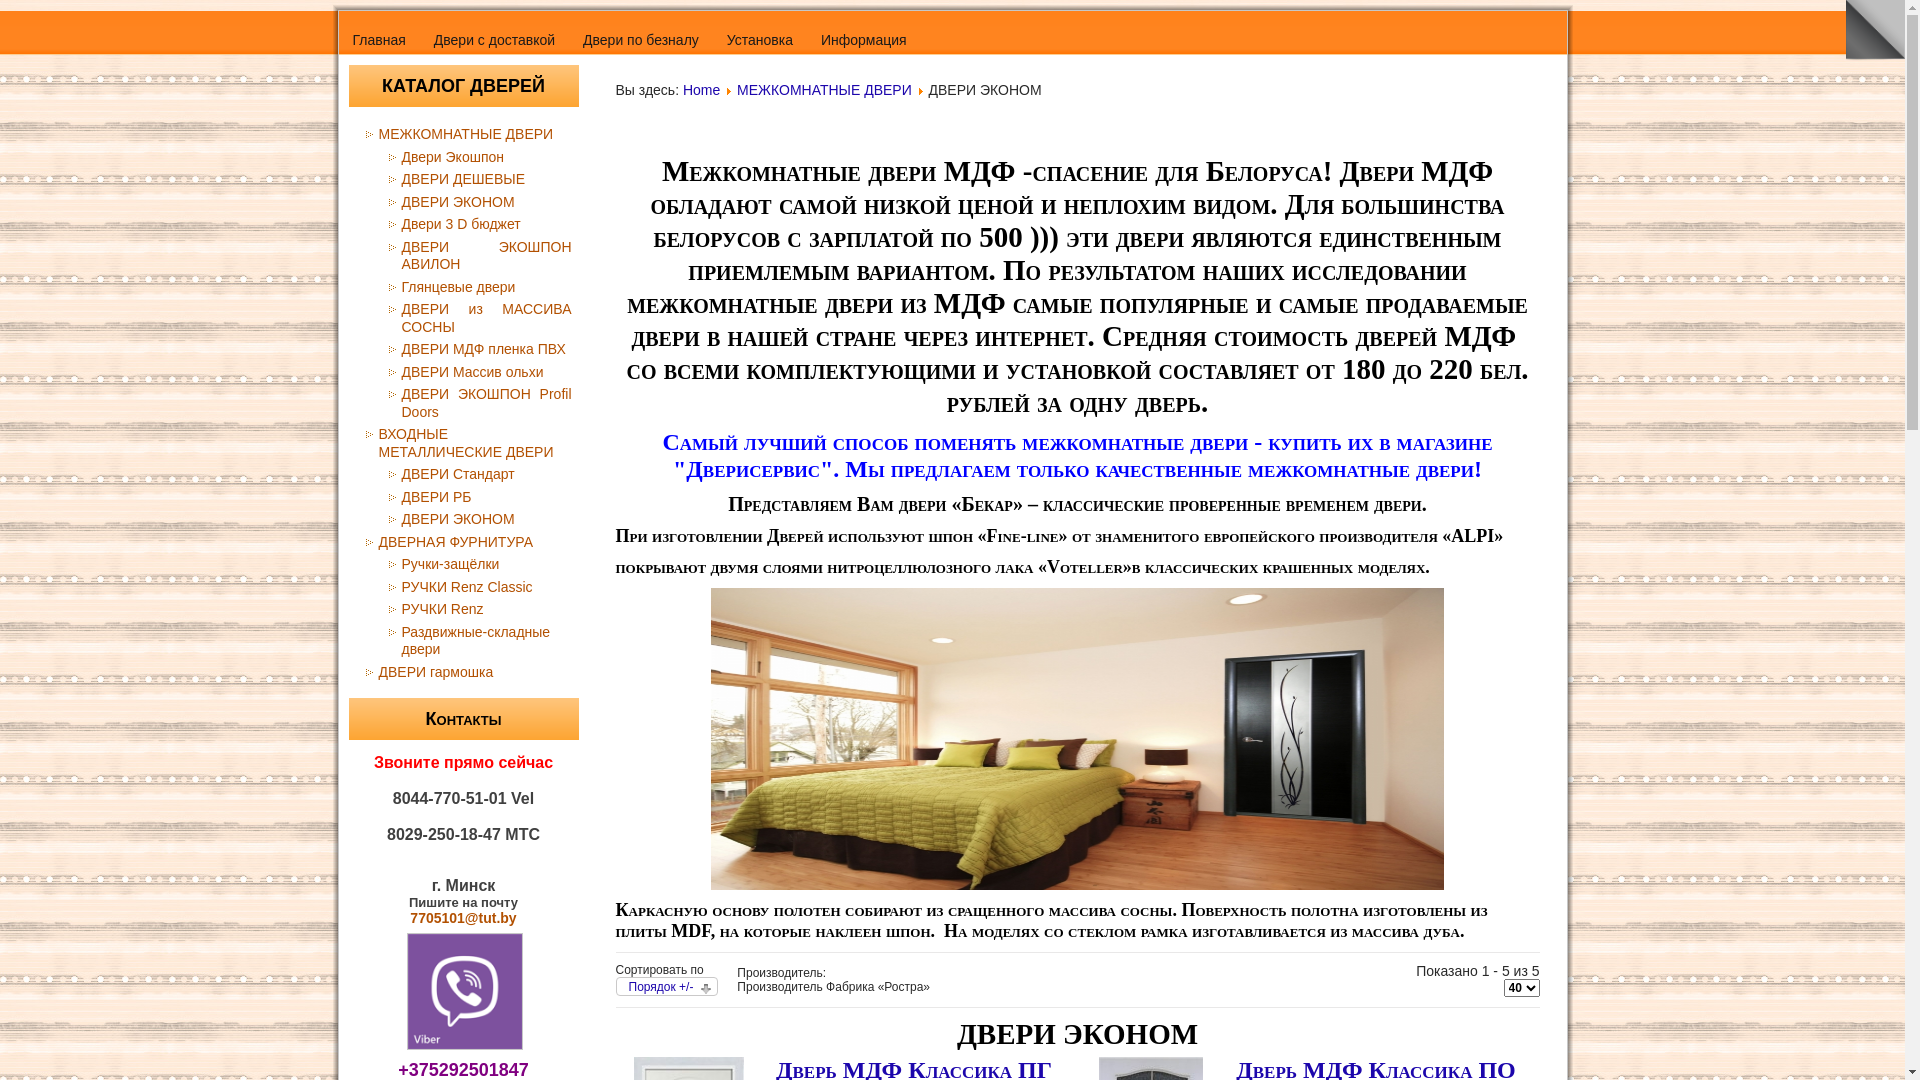 The height and width of the screenshot is (1080, 1920). I want to click on '7705101@tut.by', so click(408, 918).